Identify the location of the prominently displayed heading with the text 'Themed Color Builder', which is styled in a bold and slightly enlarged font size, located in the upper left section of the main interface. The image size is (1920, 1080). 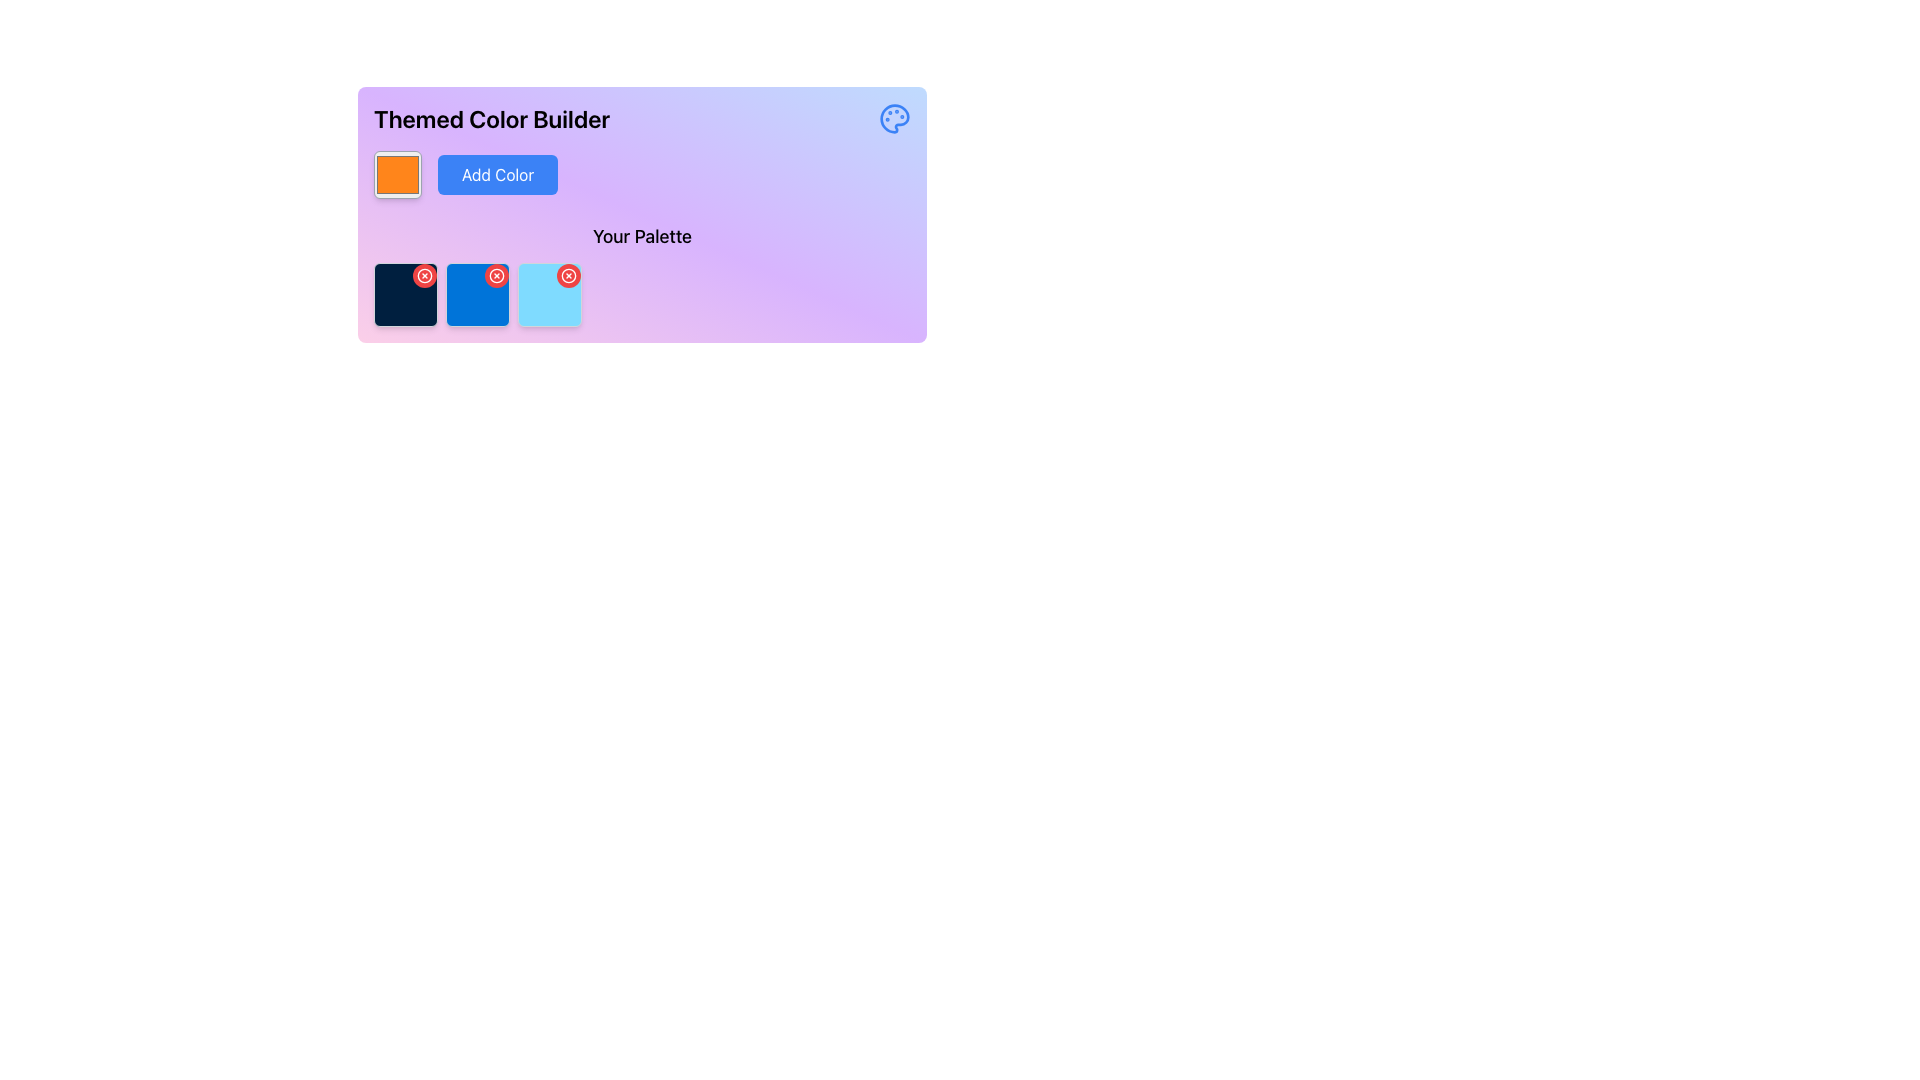
(492, 119).